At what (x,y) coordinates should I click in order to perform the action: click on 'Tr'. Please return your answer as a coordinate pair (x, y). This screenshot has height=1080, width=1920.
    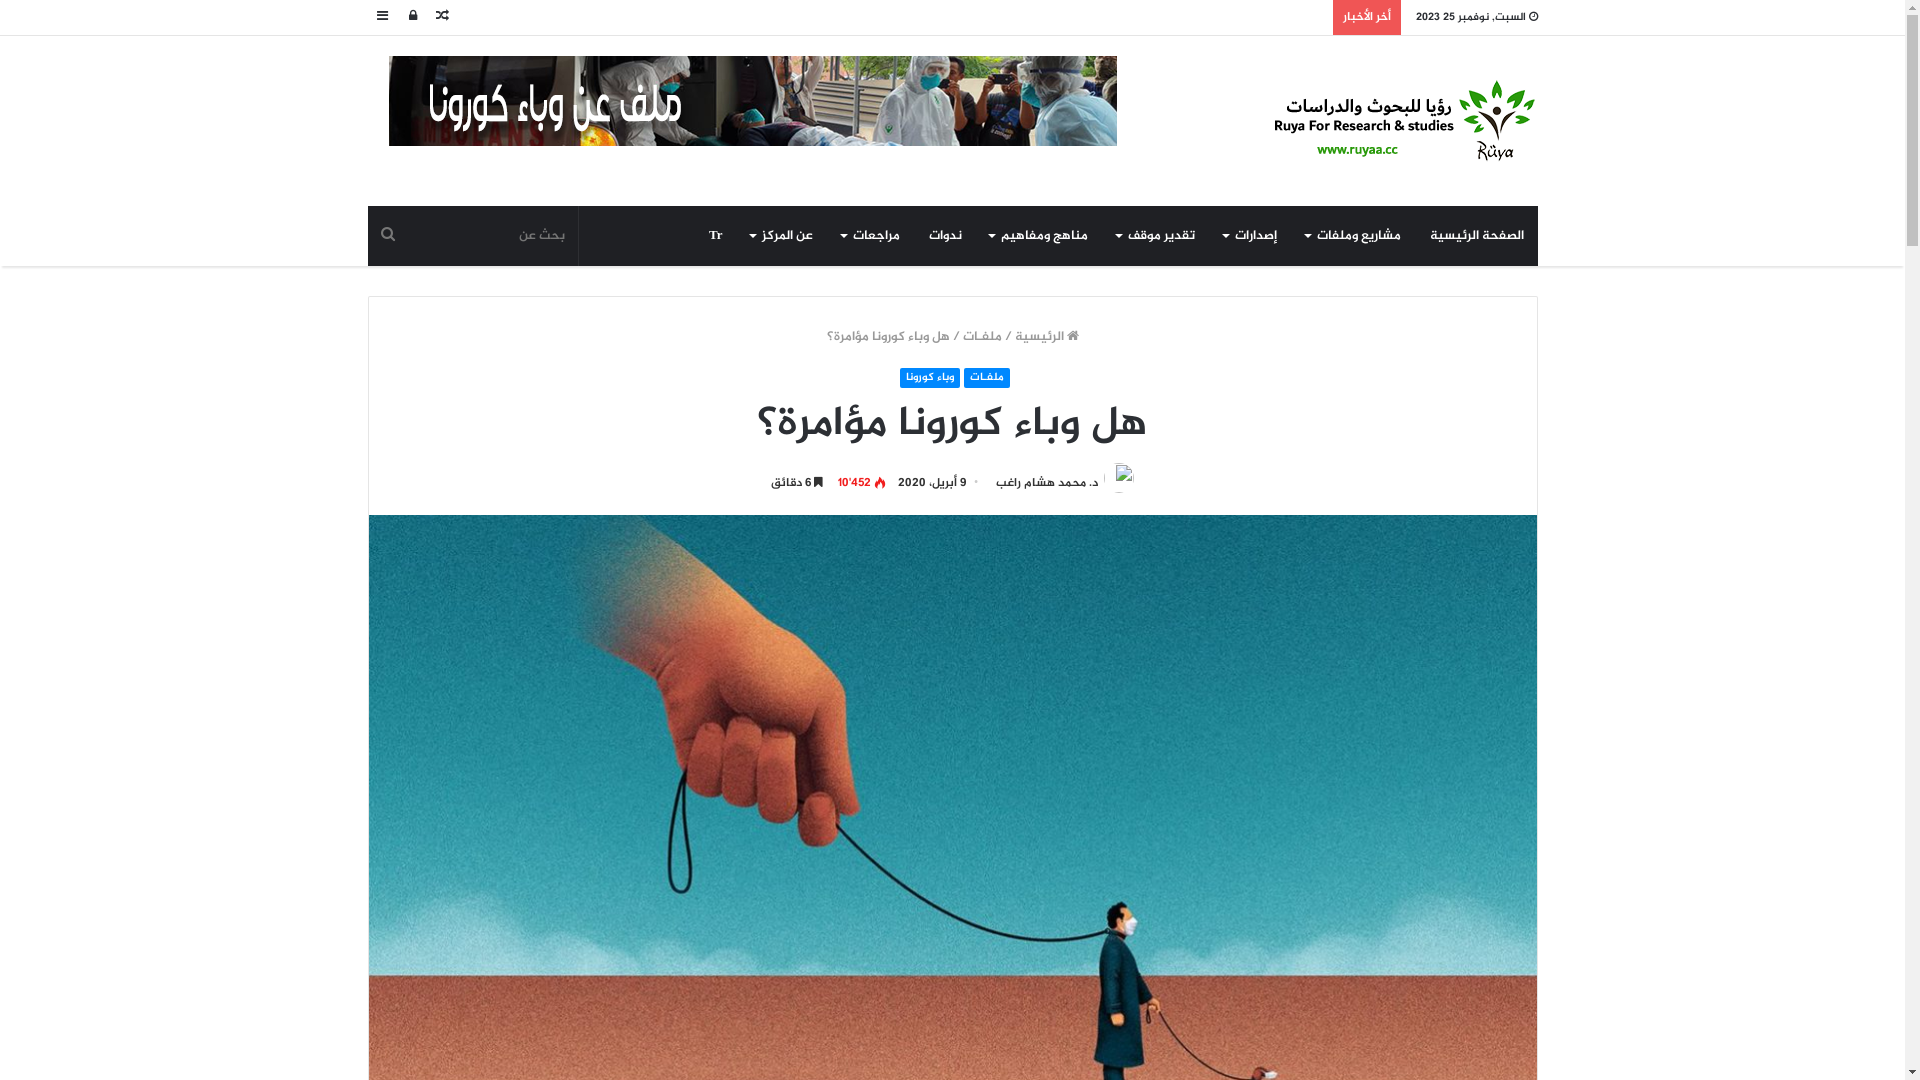
    Looking at the image, I should click on (715, 234).